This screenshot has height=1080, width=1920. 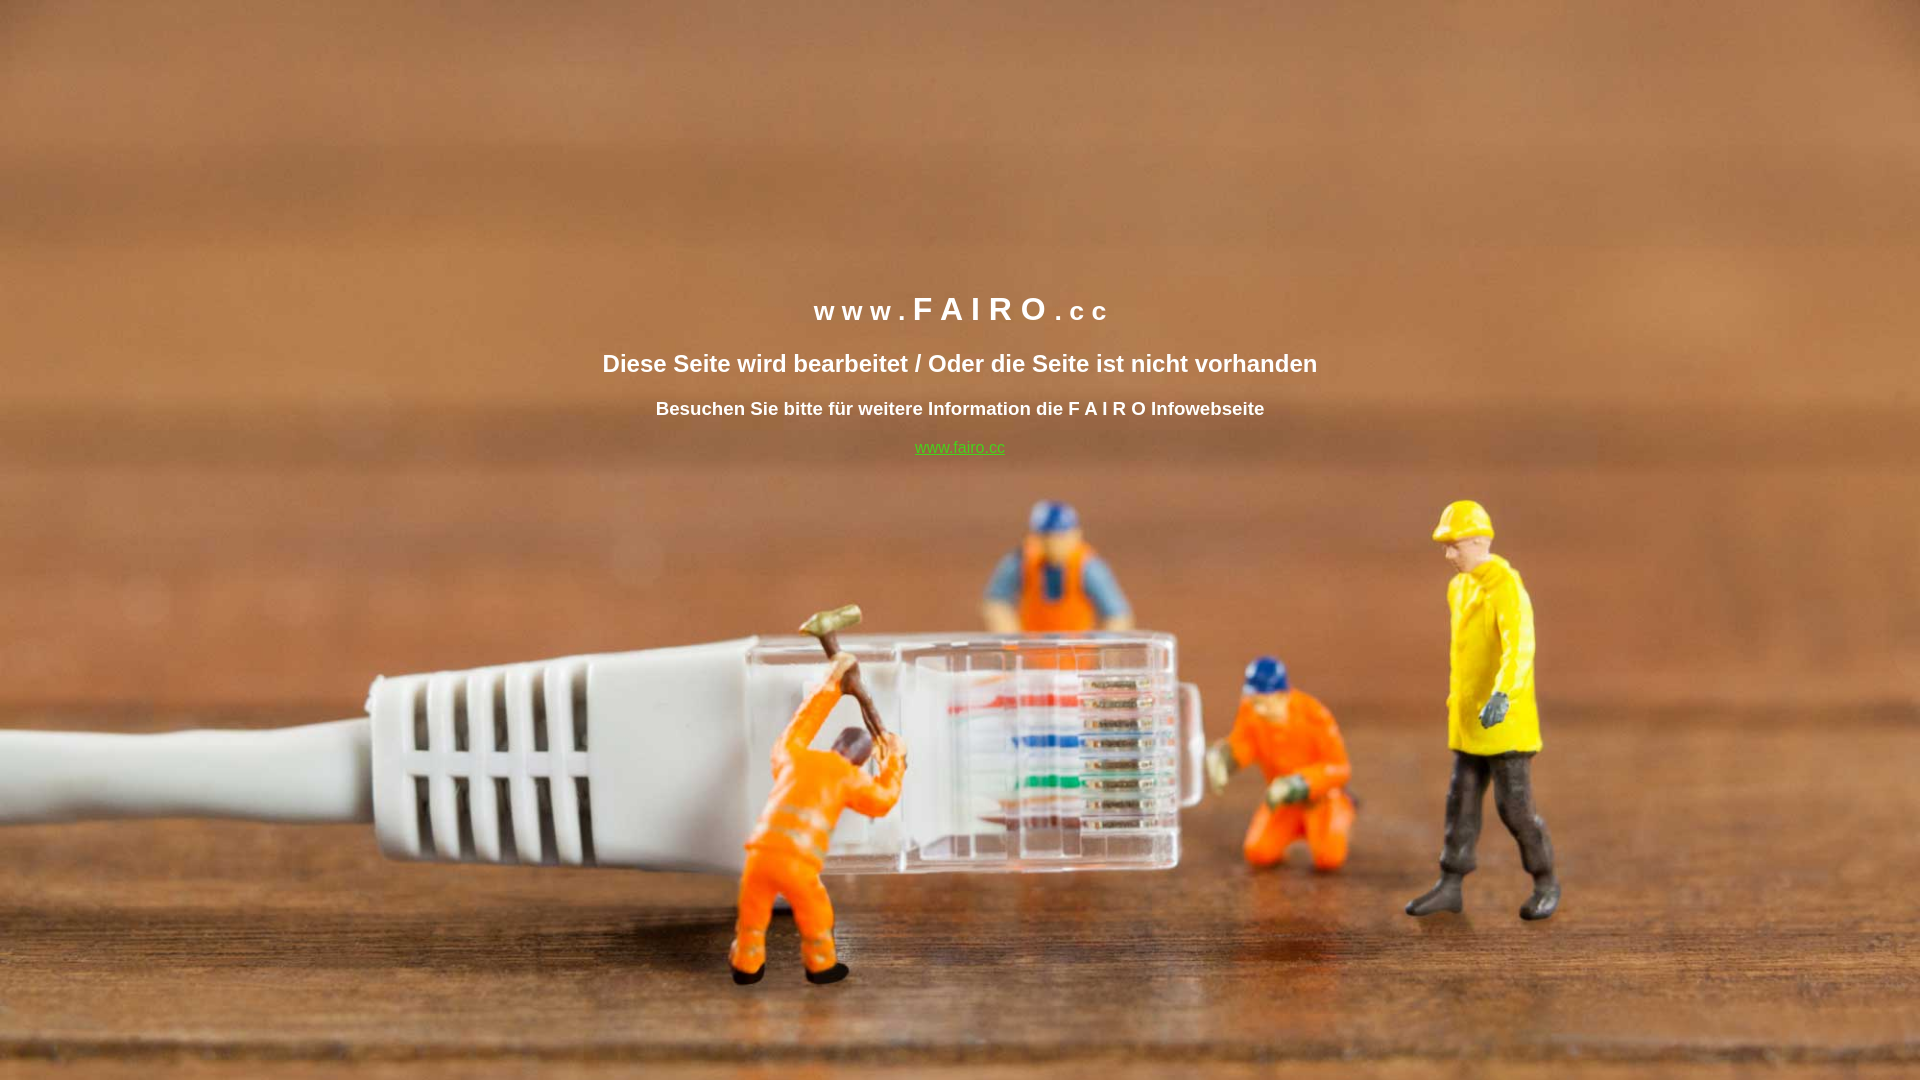 I want to click on 'www.fairo.cc', so click(x=914, y=445).